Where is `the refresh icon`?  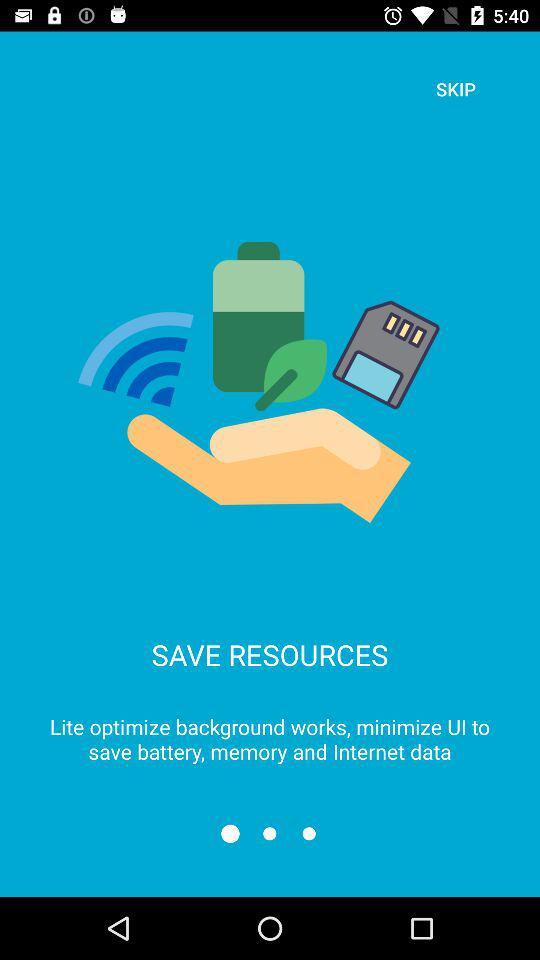
the refresh icon is located at coordinates (269, 833).